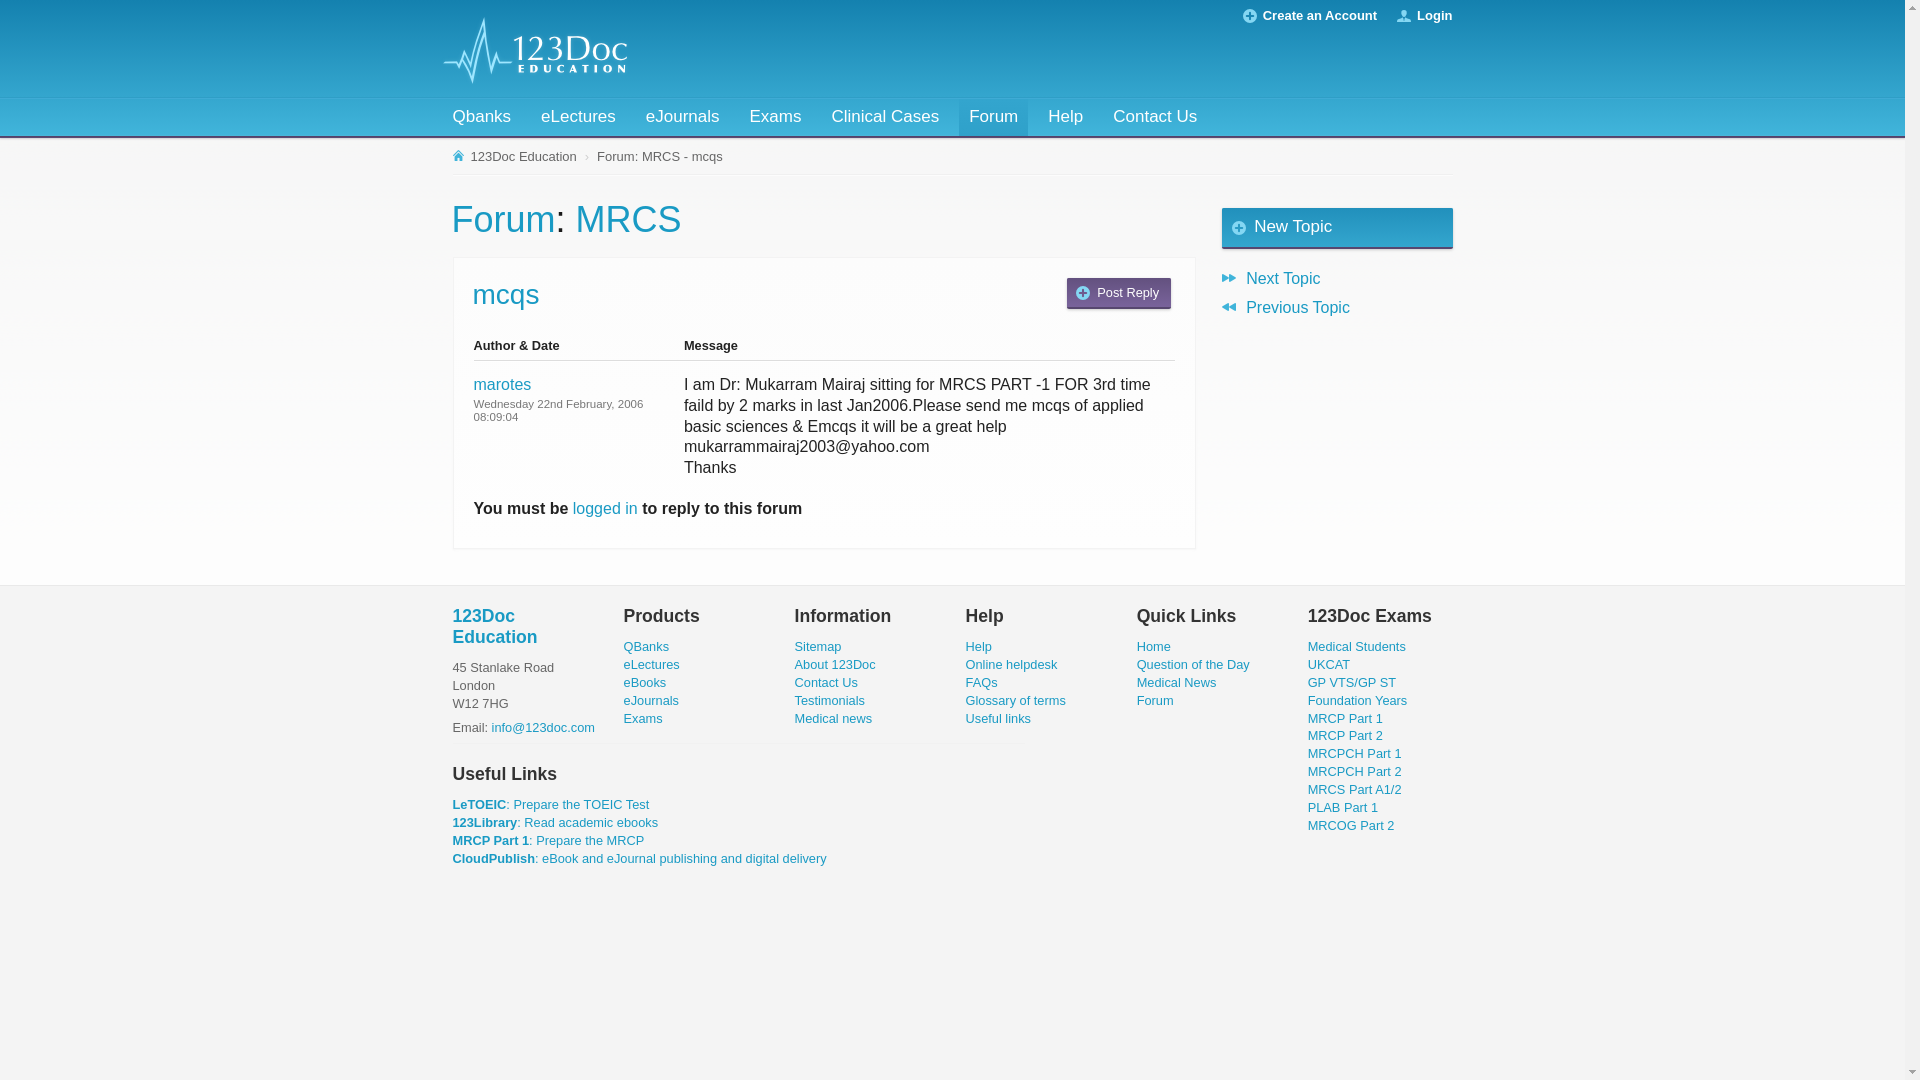 The image size is (1920, 1080). Describe the element at coordinates (1153, 646) in the screenshot. I see `'Home'` at that location.